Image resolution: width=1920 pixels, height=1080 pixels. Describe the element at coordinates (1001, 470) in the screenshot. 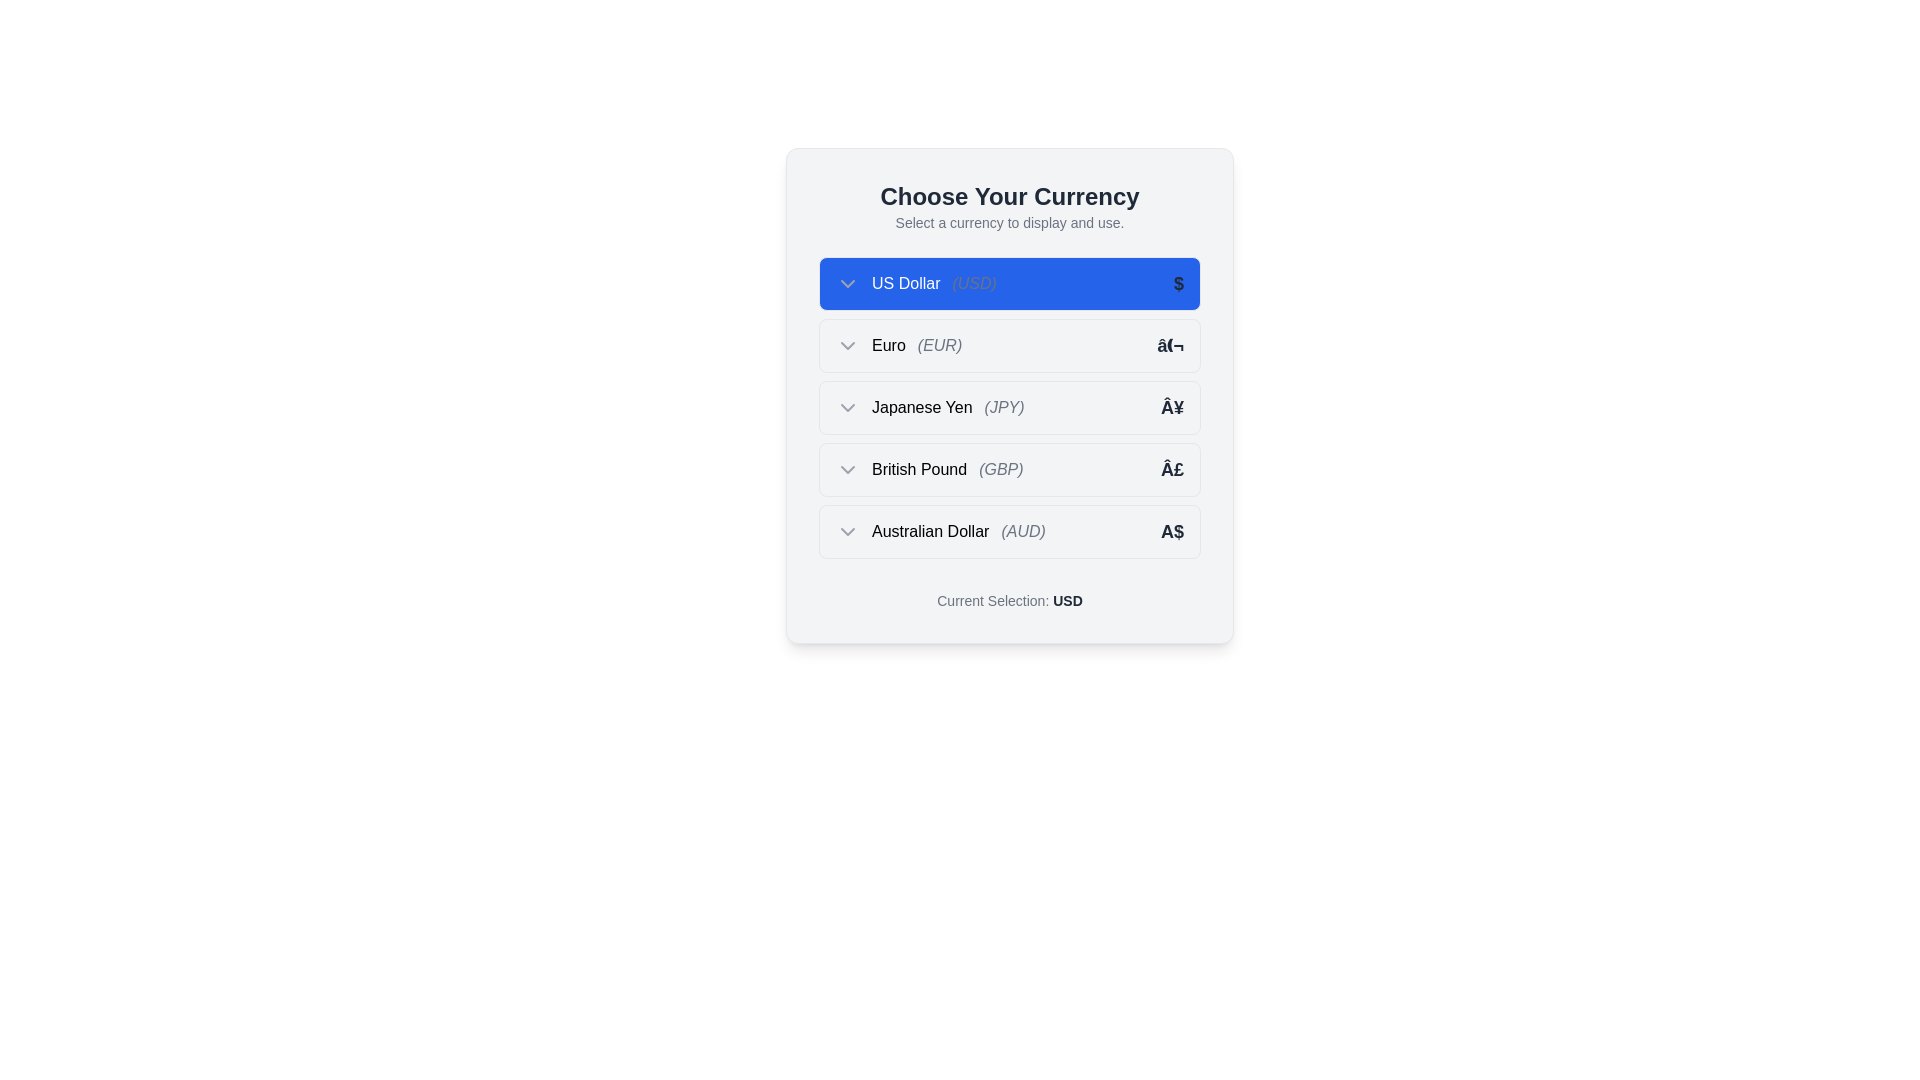

I see `the text label displaying '(GBP)', which is styled in italic and a lighter gray color, located to the right of 'British Pound' in the currency selection menu` at that location.